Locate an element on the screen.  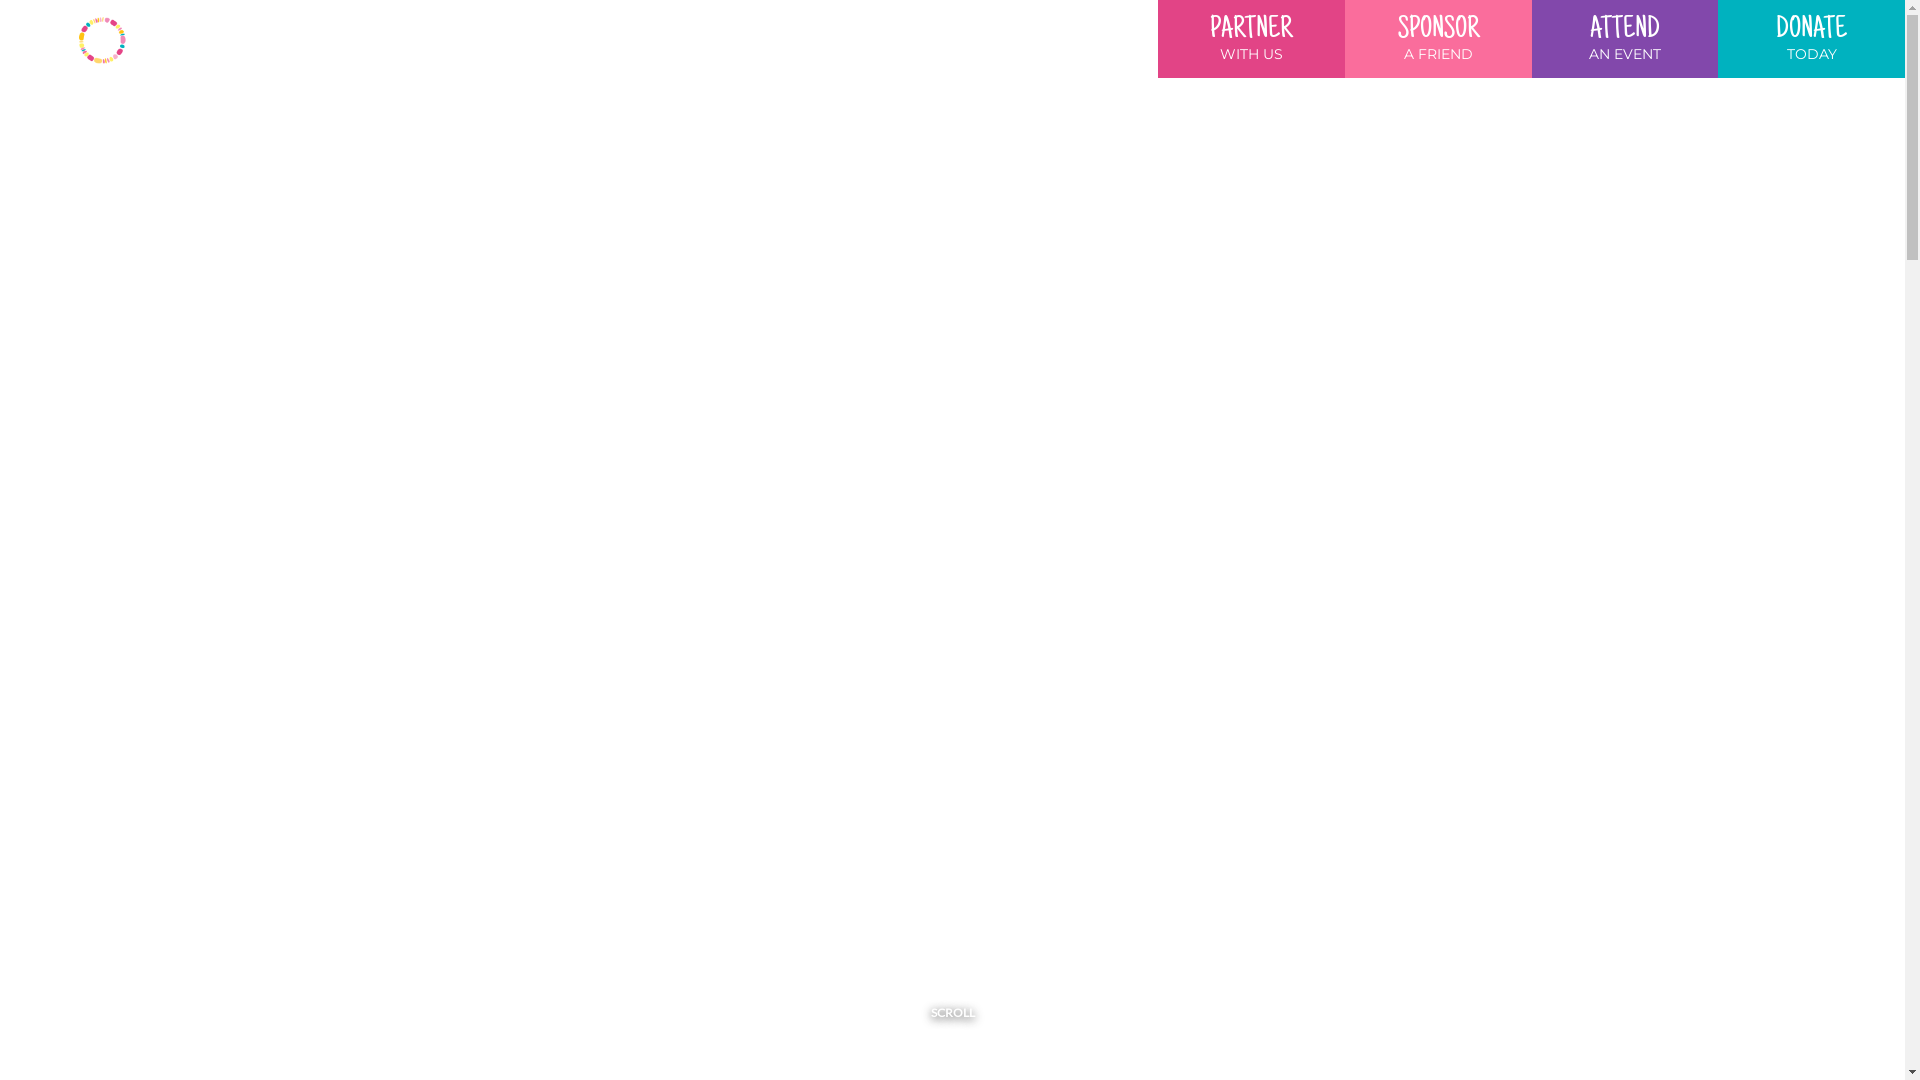
'ATTEND is located at coordinates (1625, 38).